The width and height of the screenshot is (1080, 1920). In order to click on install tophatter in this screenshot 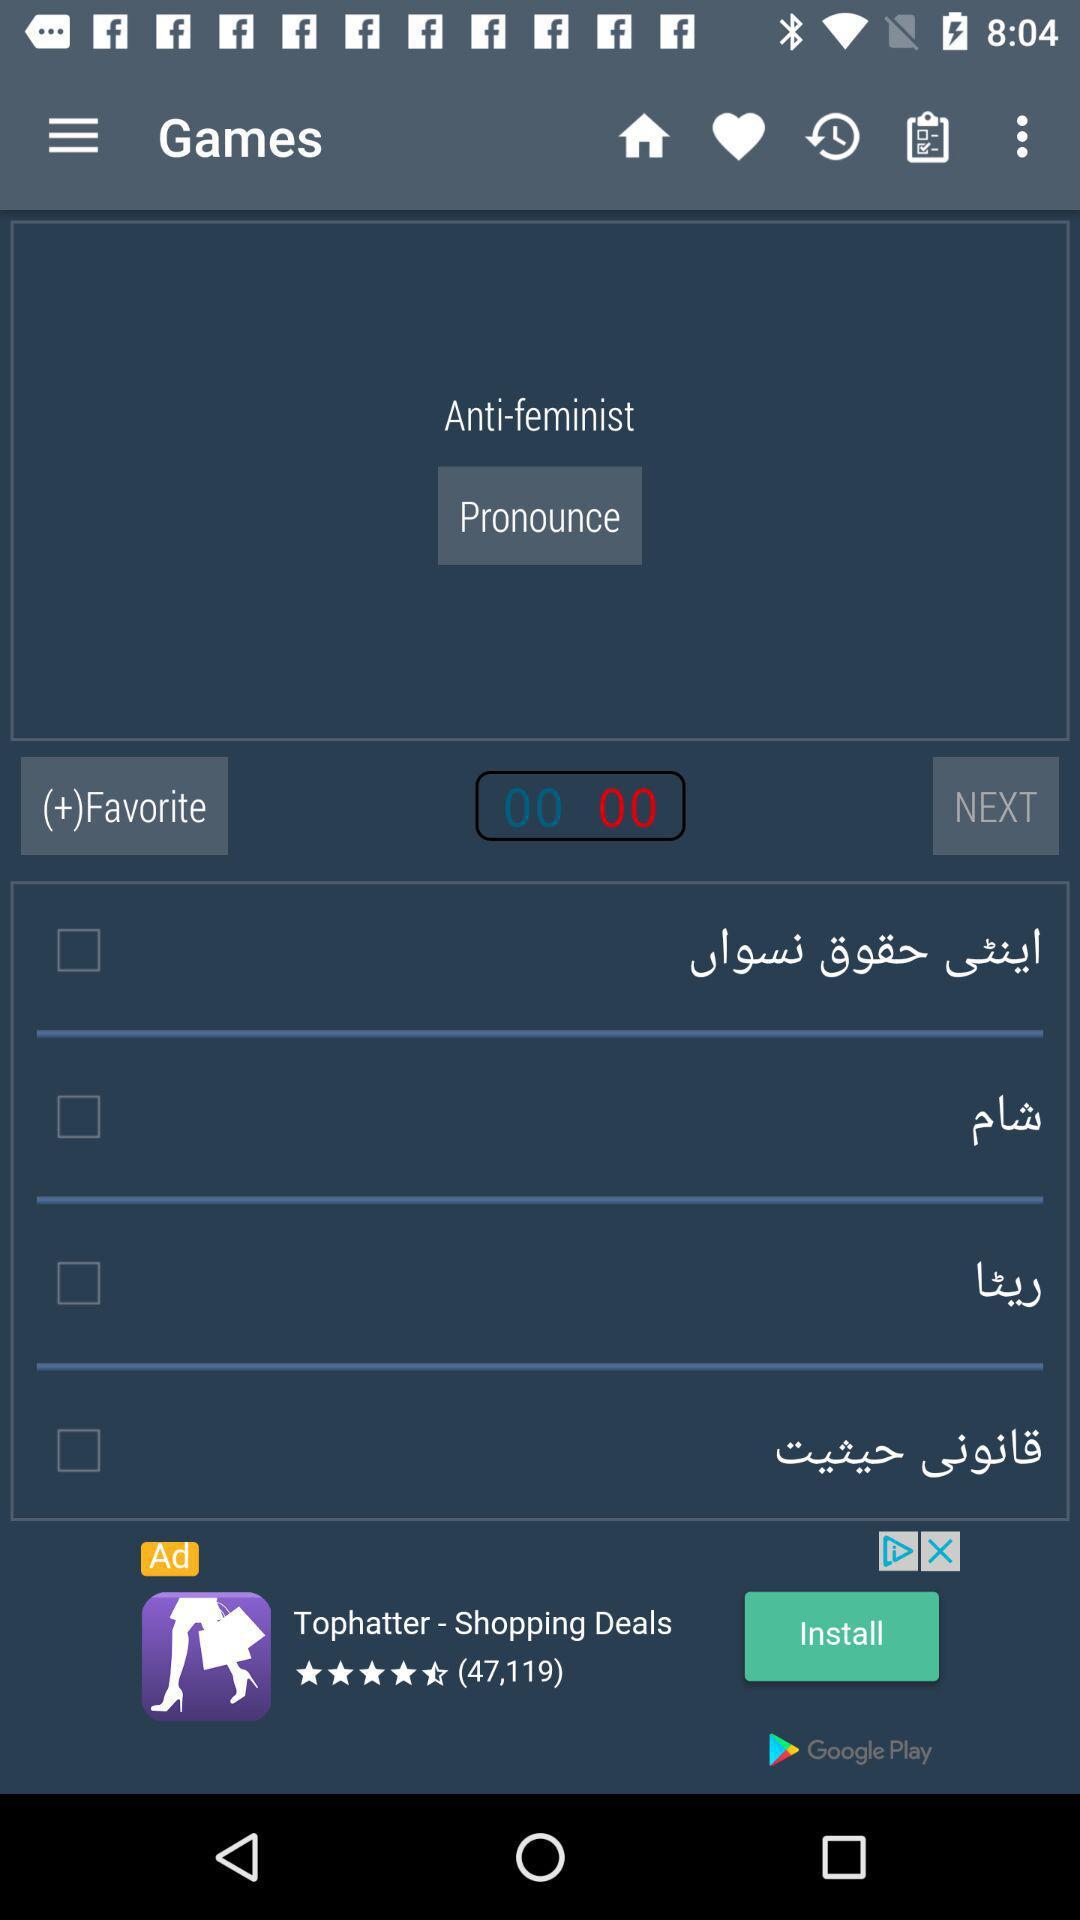, I will do `click(540, 1662)`.